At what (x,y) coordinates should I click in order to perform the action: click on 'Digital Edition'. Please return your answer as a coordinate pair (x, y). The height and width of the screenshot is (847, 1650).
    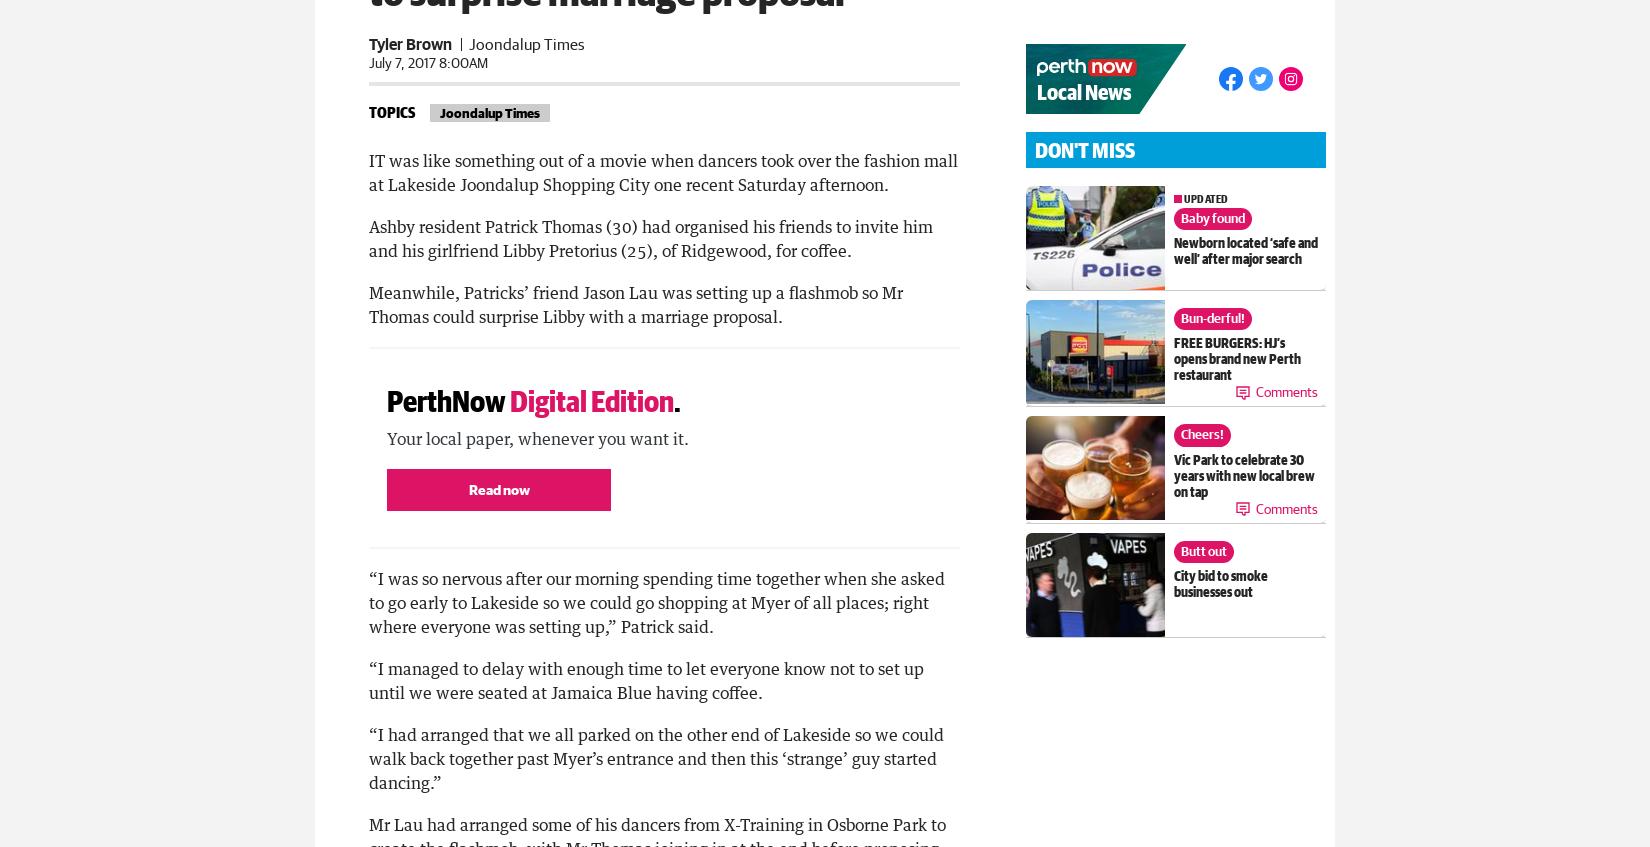
    Looking at the image, I should click on (591, 398).